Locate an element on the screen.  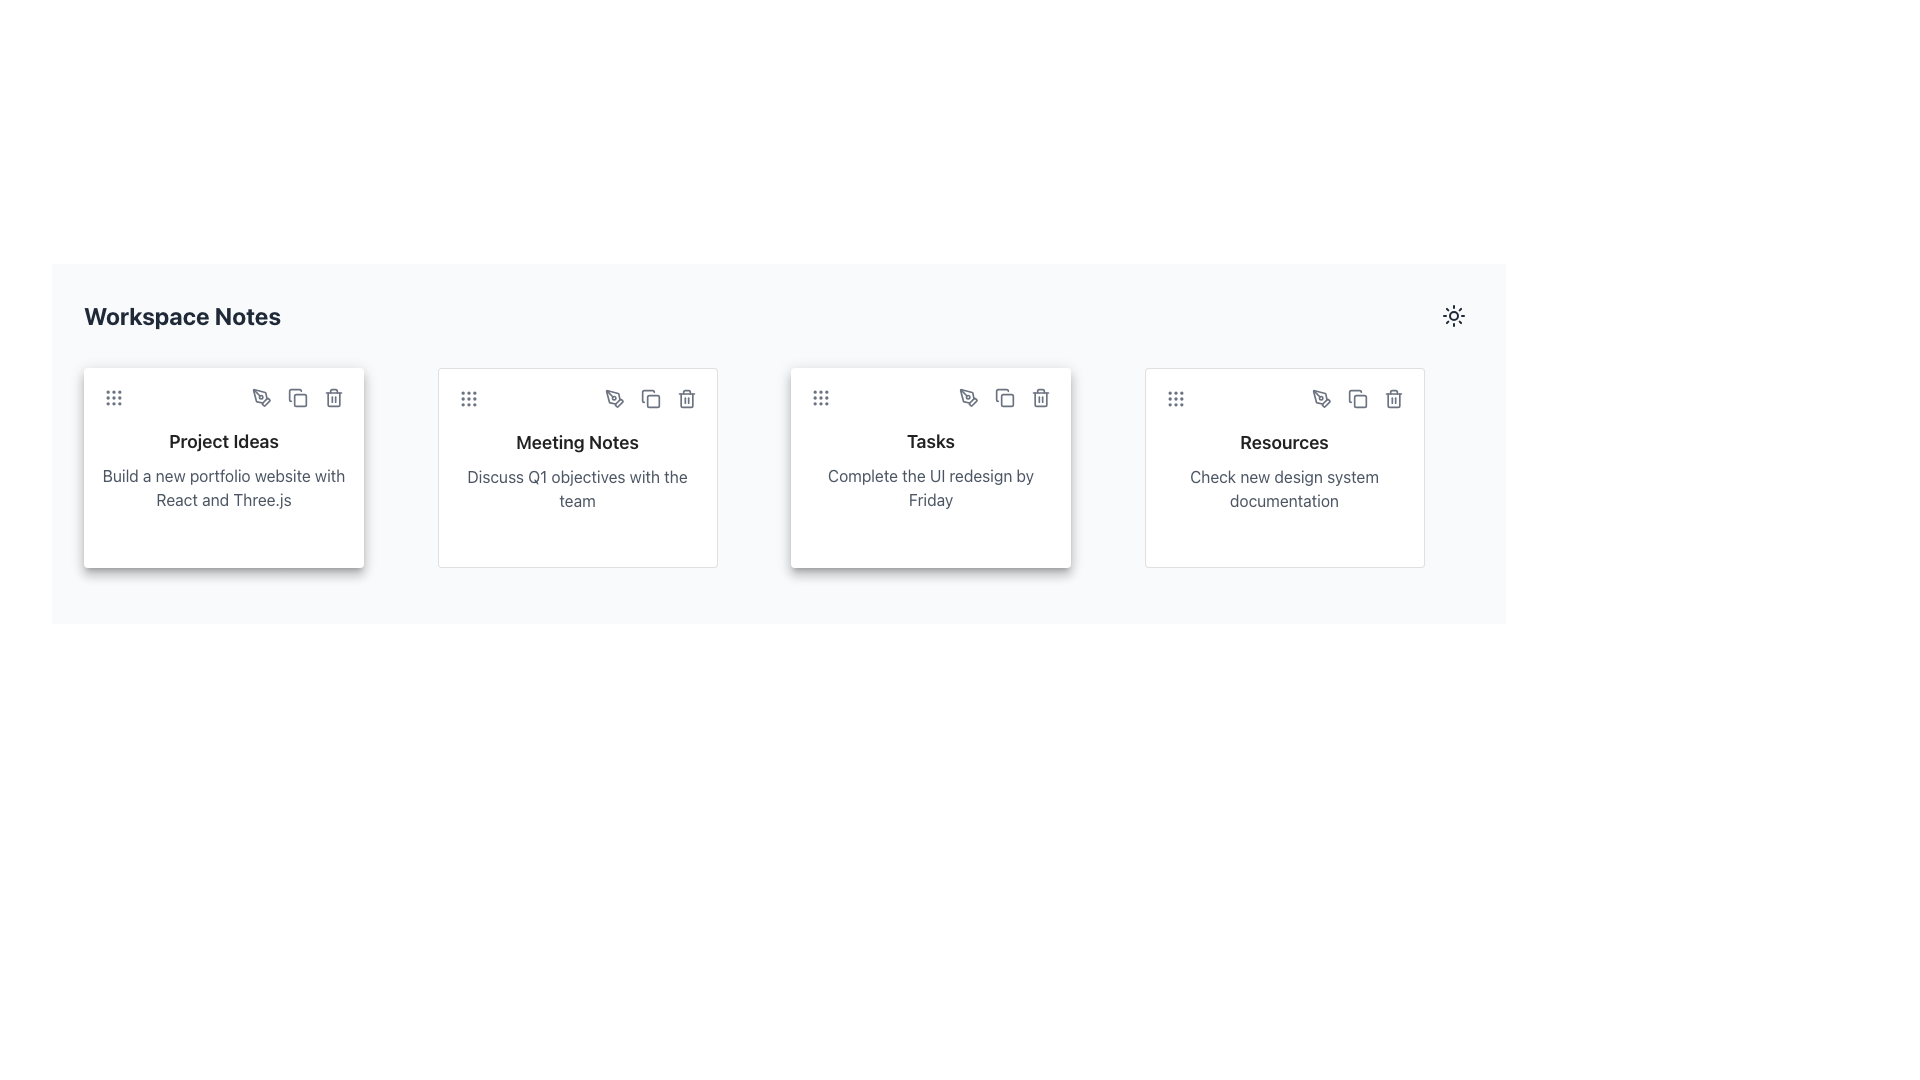
information displayed in the static text label that says 'Check new design system documentation', located at the bottom of the 'Resources' block is located at coordinates (1284, 489).